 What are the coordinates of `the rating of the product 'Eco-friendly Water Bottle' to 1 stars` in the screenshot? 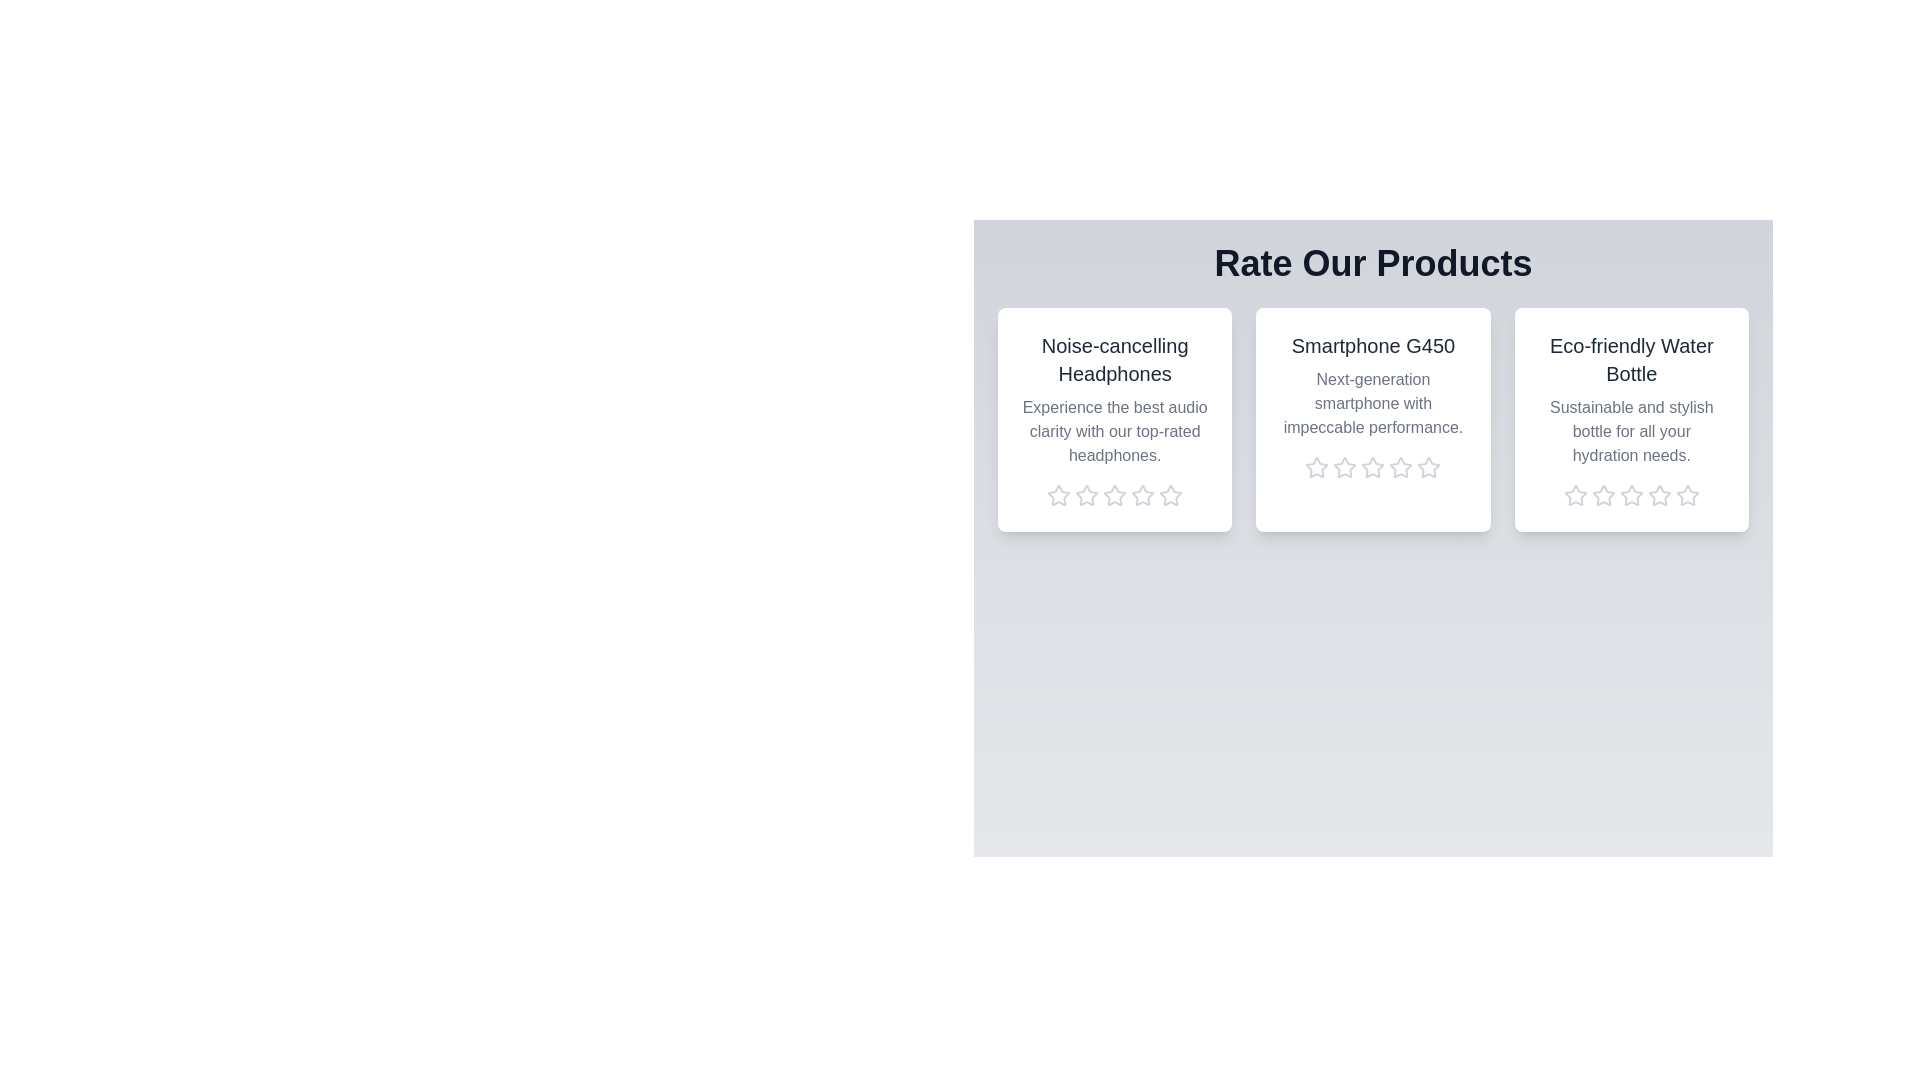 It's located at (1573, 495).